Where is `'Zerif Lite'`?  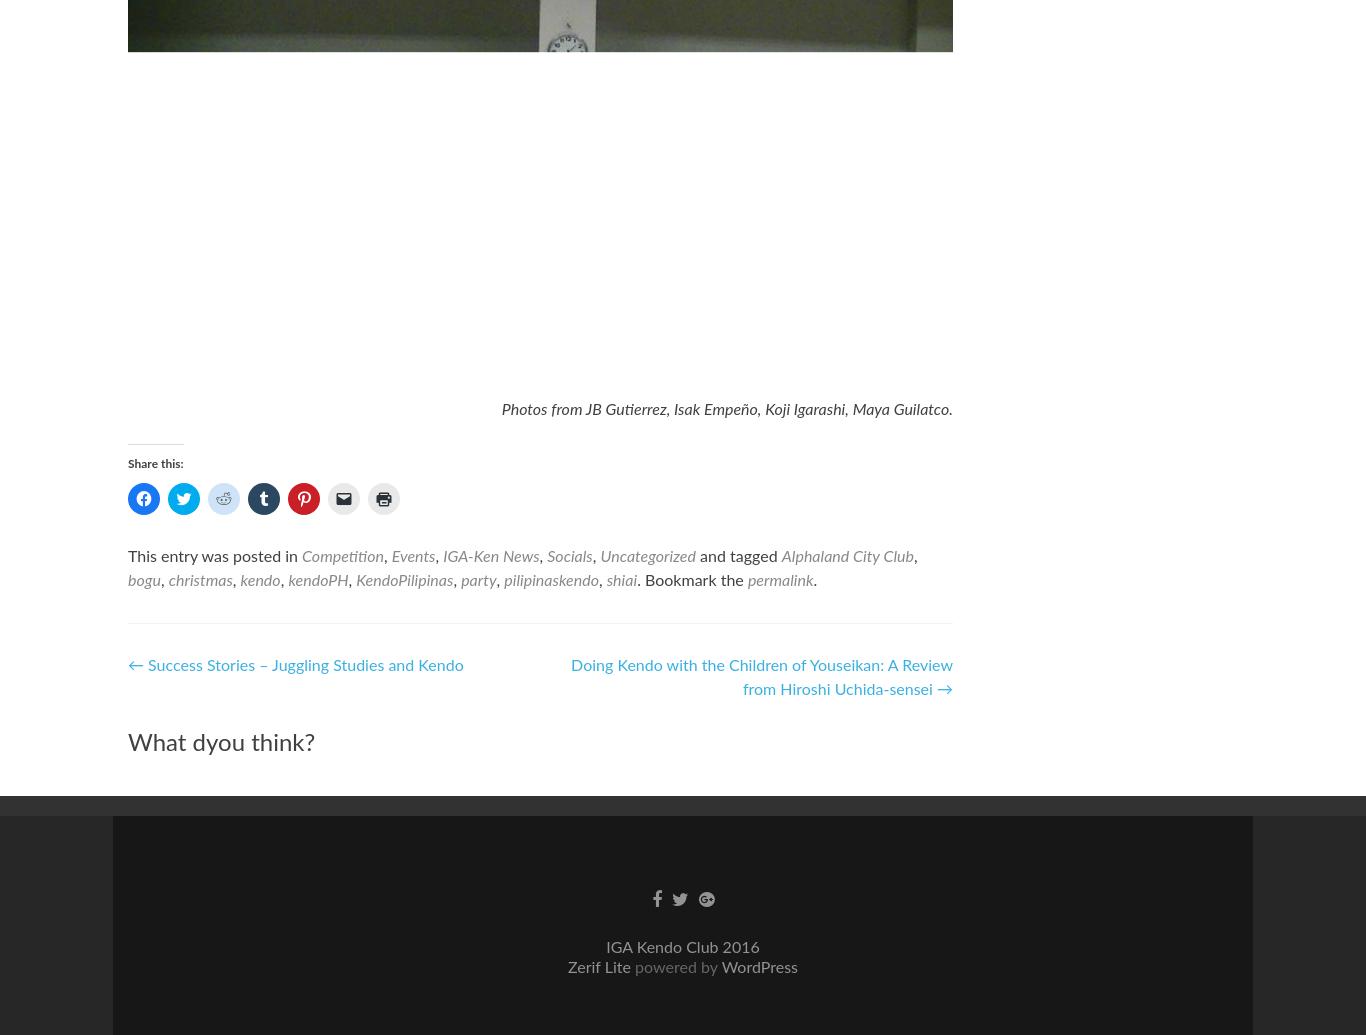
'Zerif Lite' is located at coordinates (600, 967).